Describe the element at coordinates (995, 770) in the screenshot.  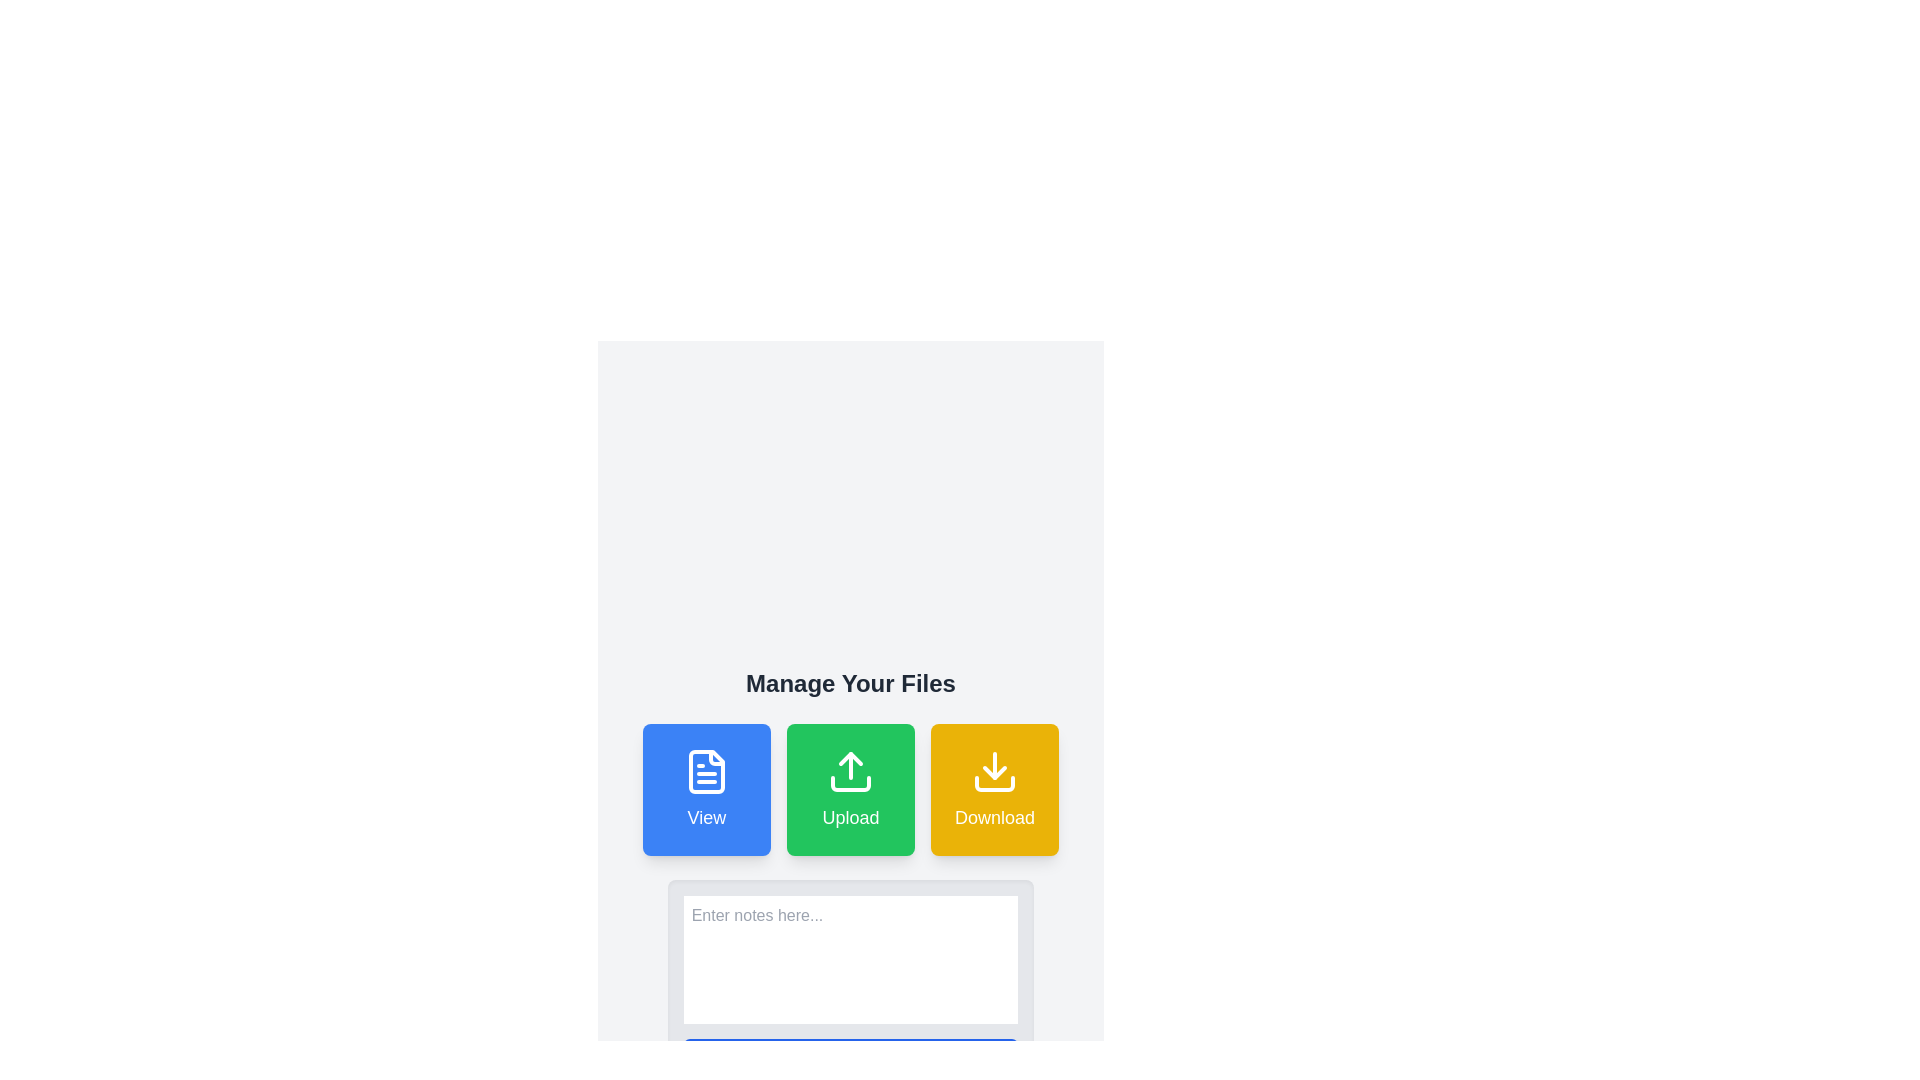
I see `the download icon located within the 'Download' button` at that location.